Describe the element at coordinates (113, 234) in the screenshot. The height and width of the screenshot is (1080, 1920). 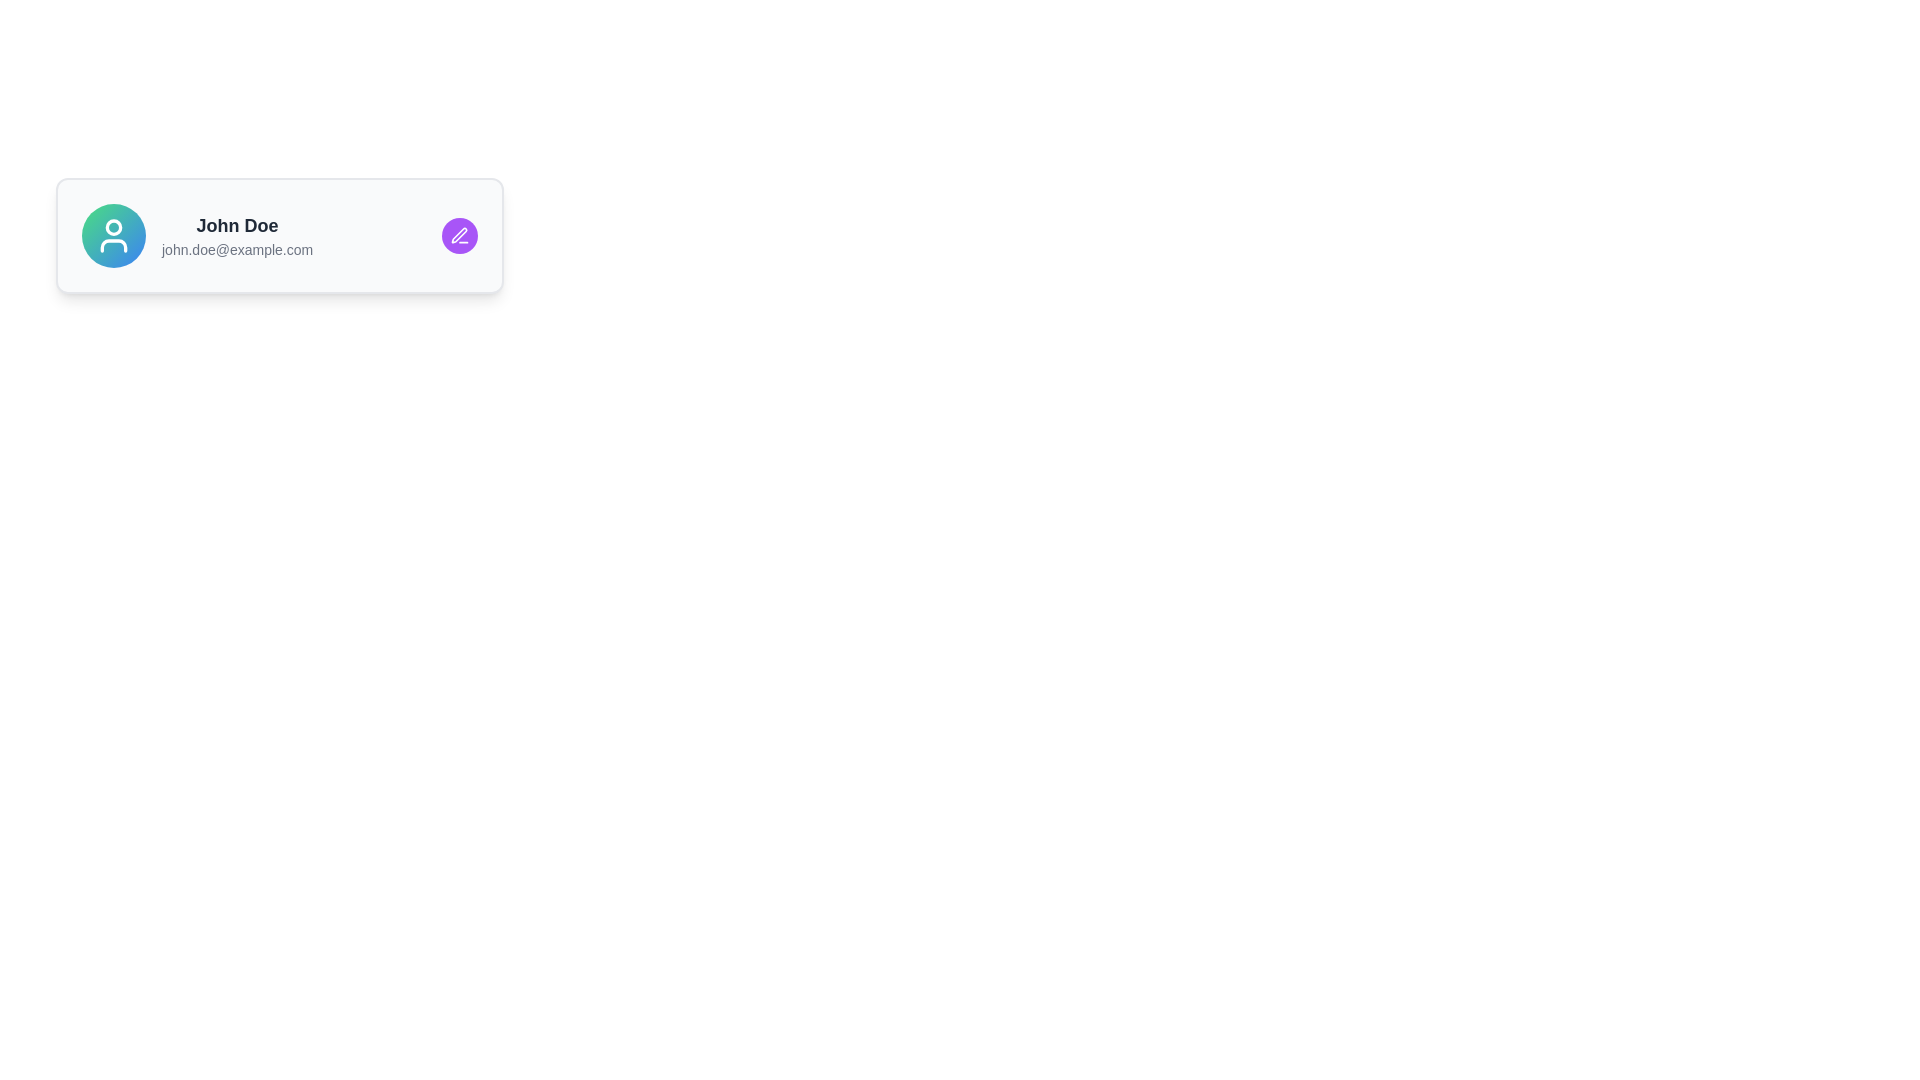
I see `the user profile circular icon representing 'John Doe' for accessibility purposes` at that location.